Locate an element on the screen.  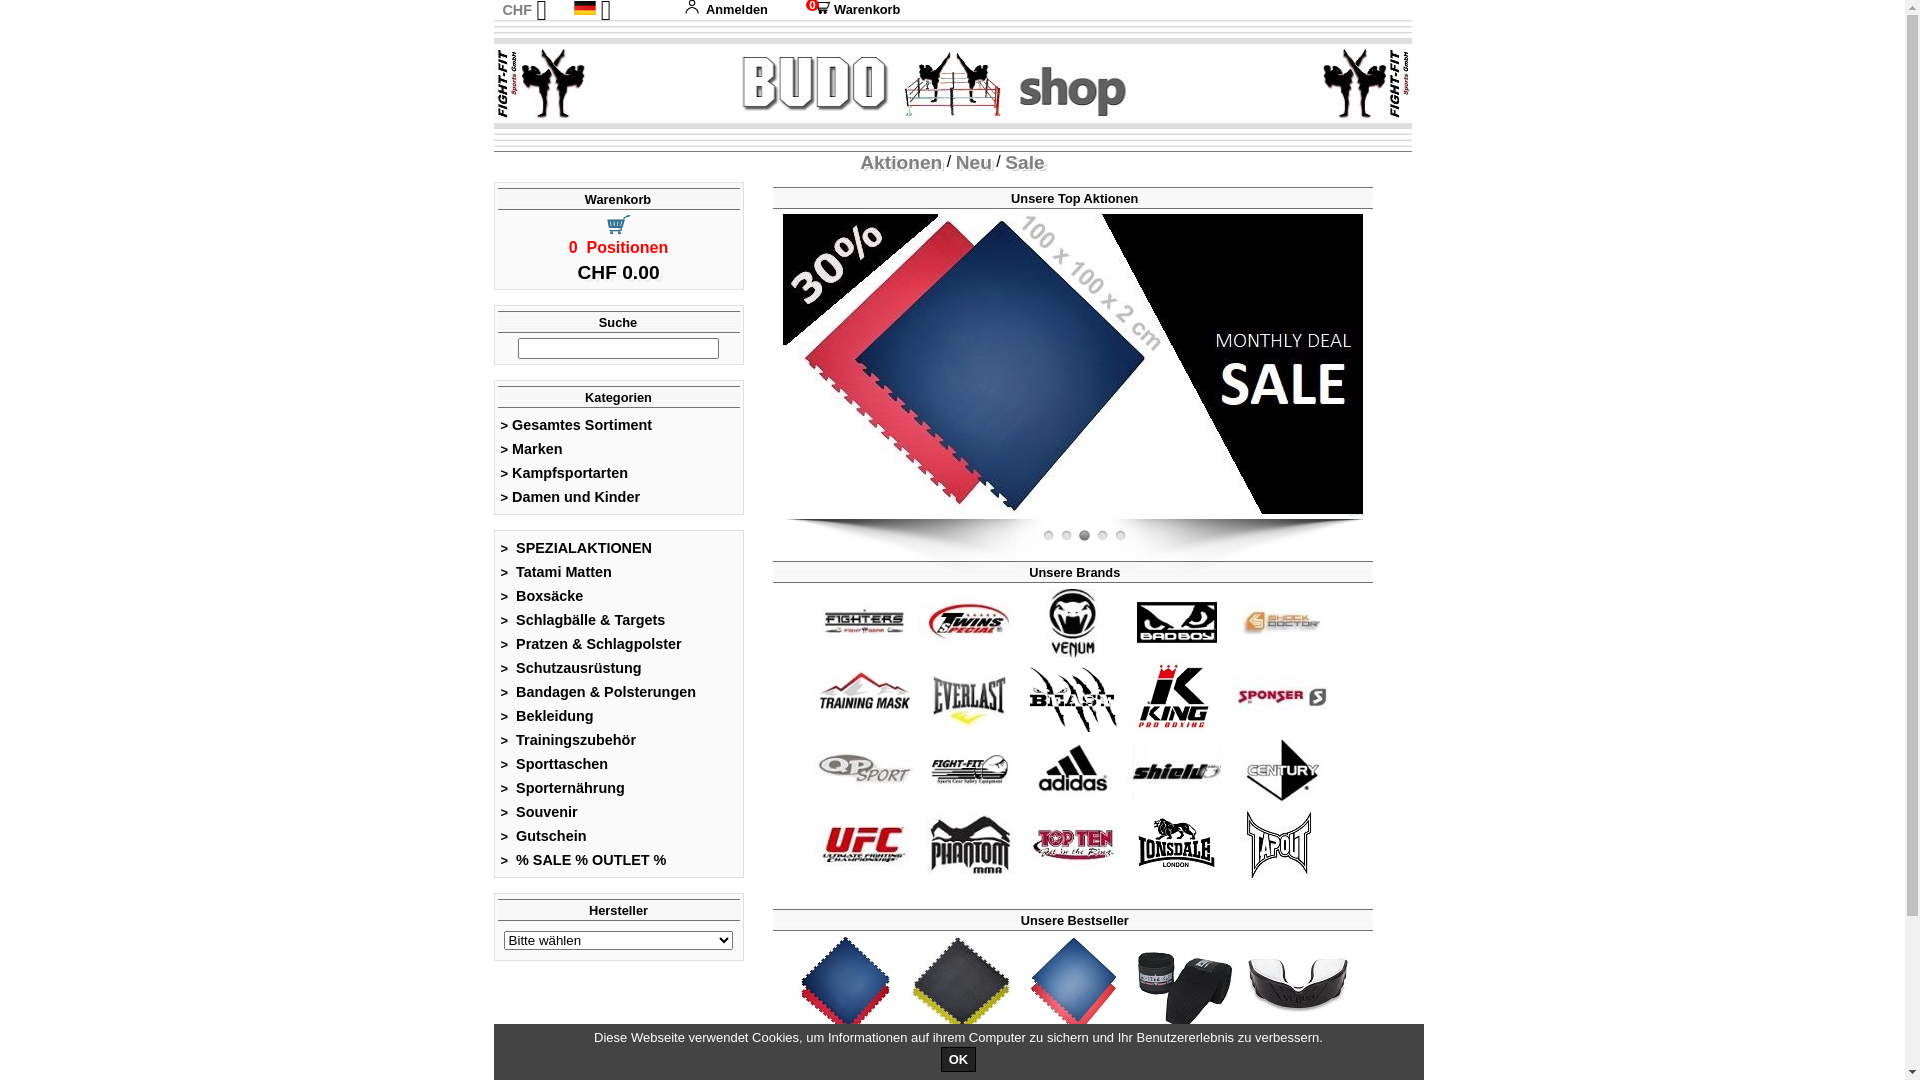
'> Kampfsportarten' is located at coordinates (499, 473).